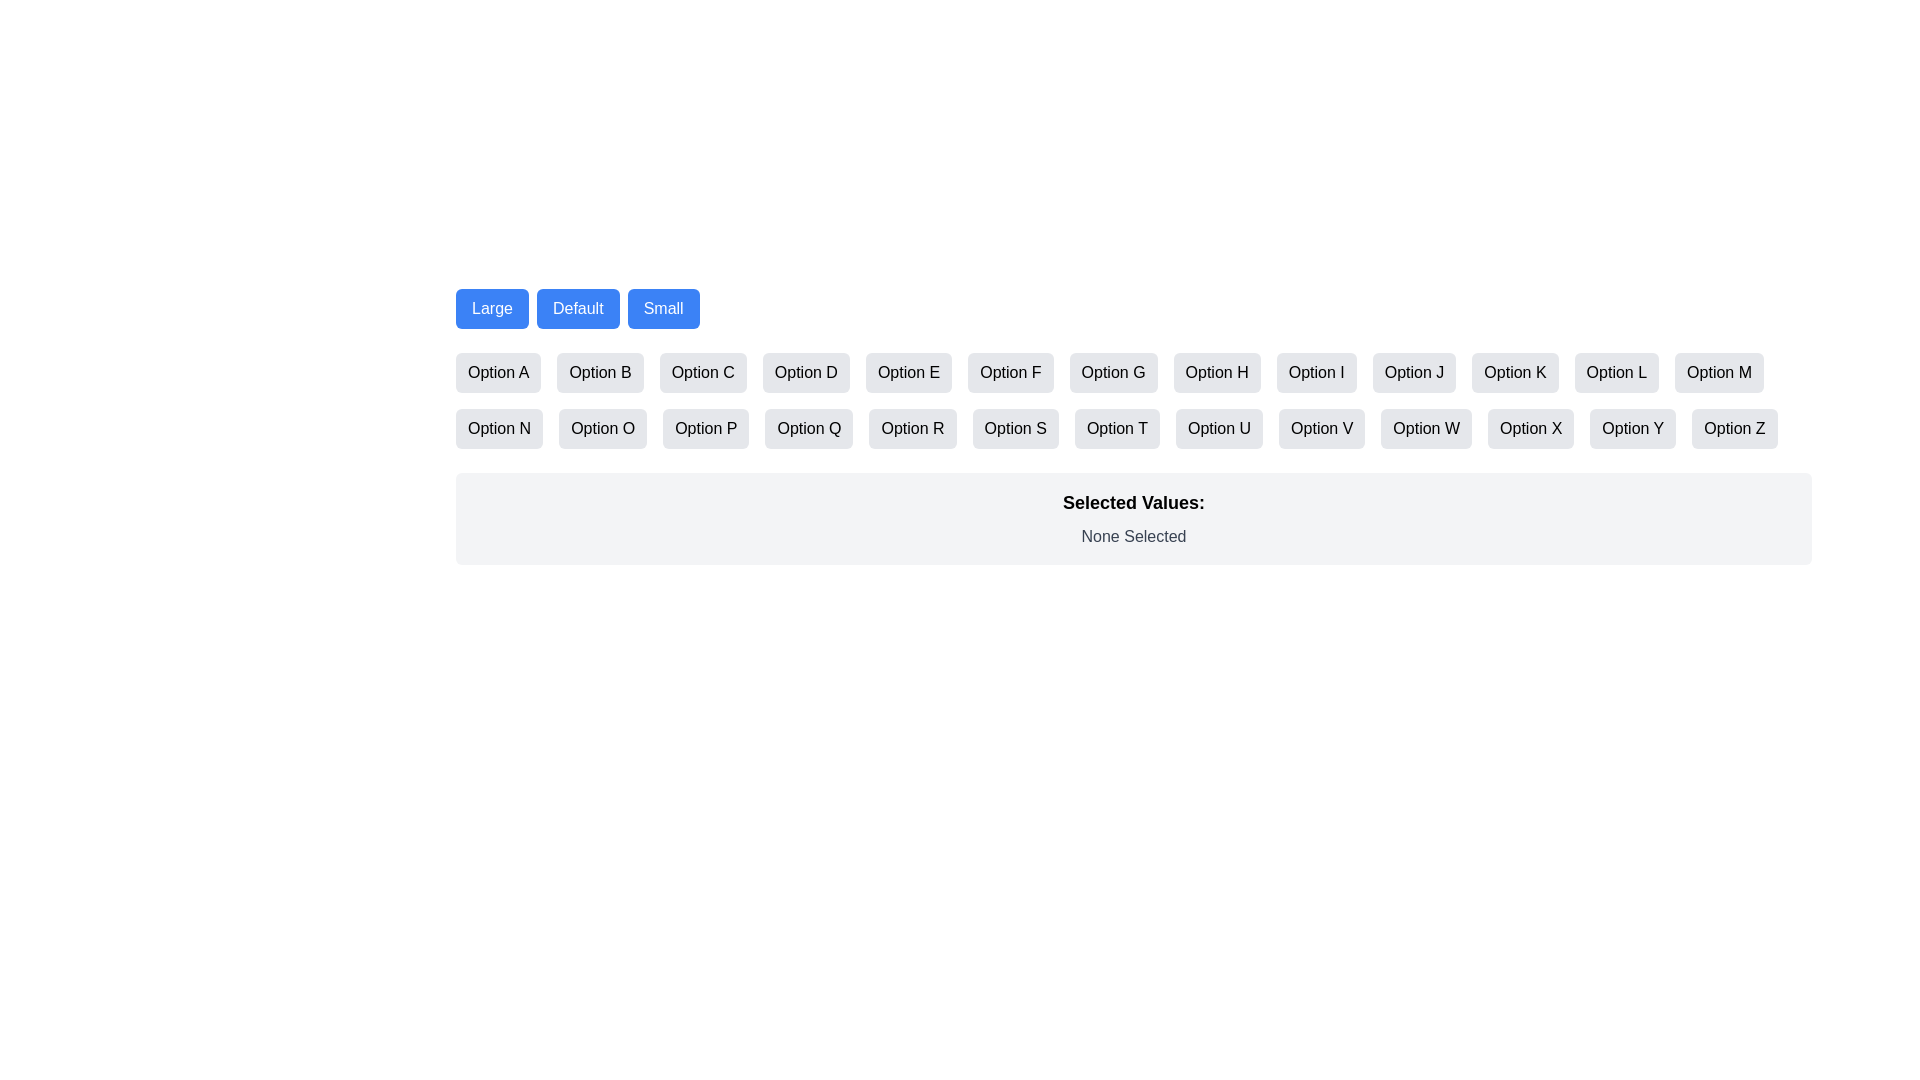 The height and width of the screenshot is (1080, 1920). Describe the element at coordinates (1009, 373) in the screenshot. I see `the button labeled 'Option F'` at that location.